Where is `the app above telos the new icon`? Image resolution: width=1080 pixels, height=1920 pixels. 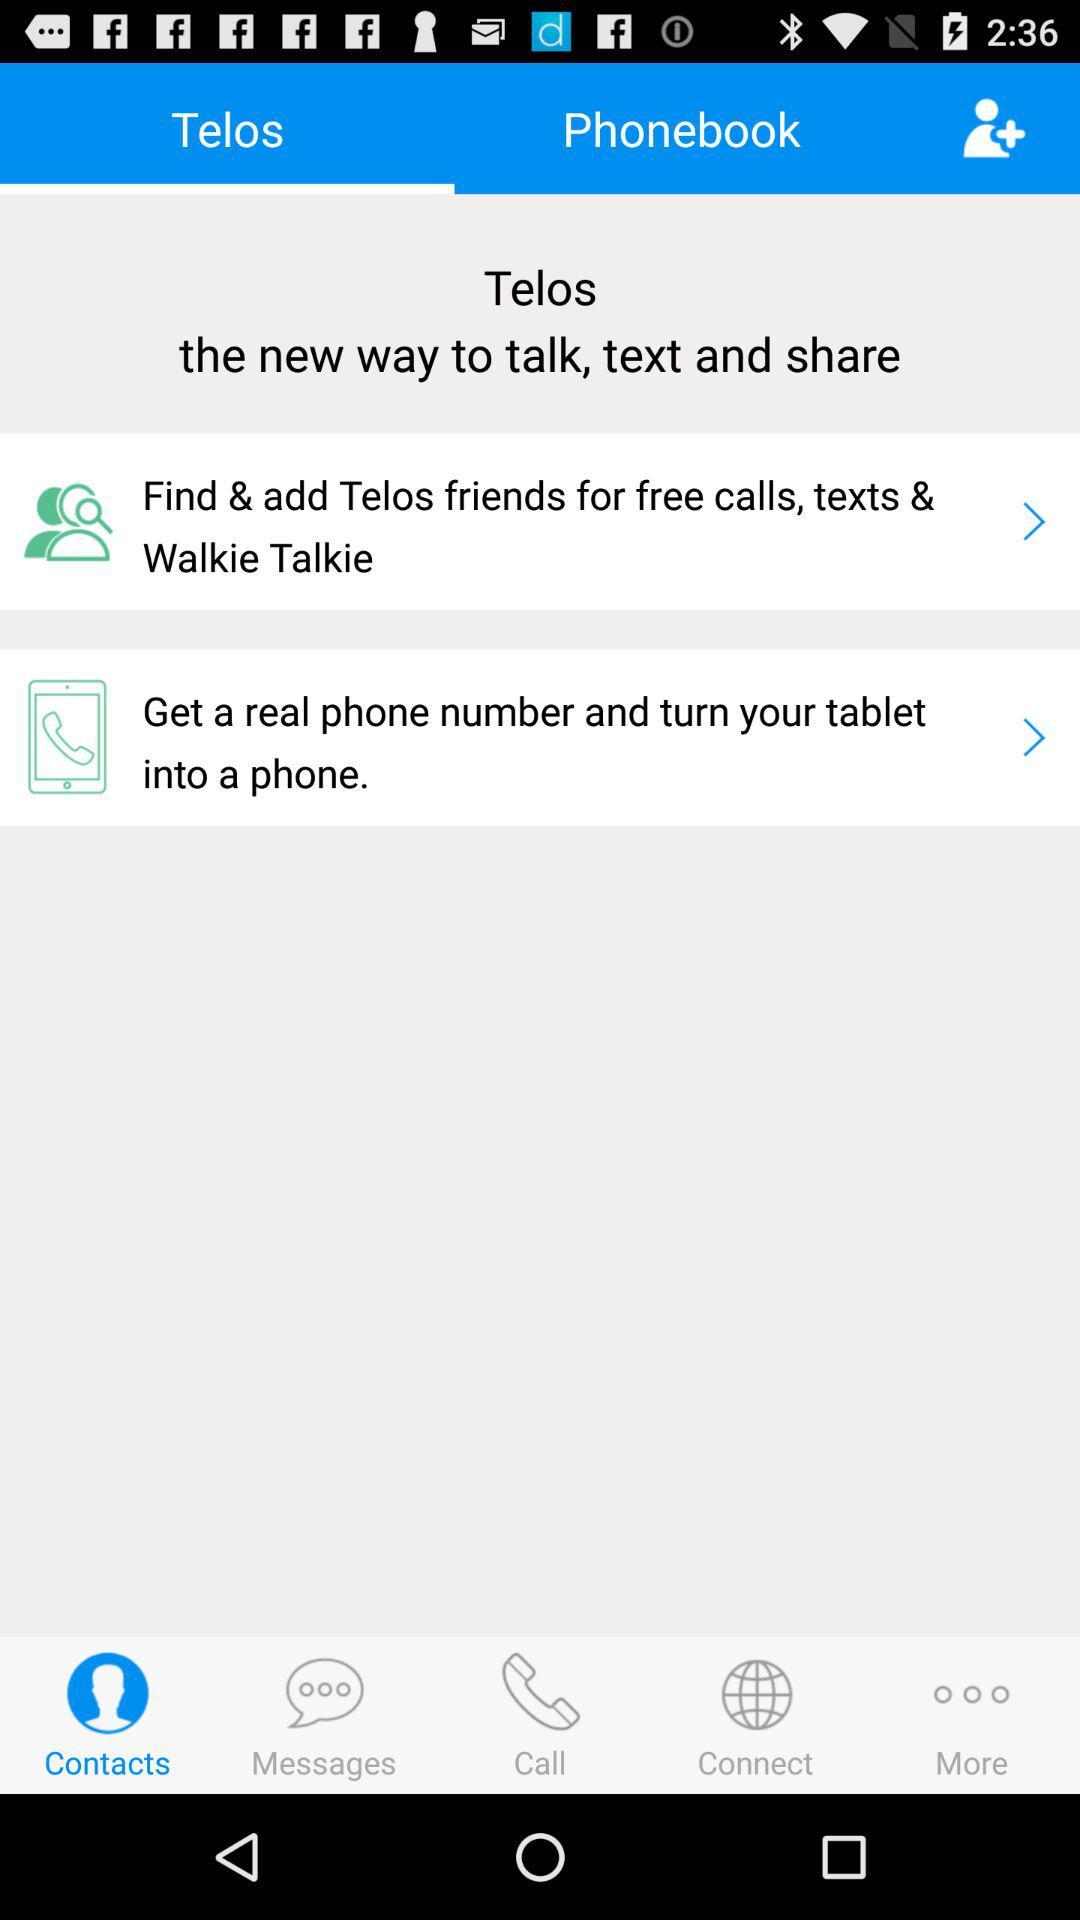
the app above telos the new icon is located at coordinates (1020, 127).